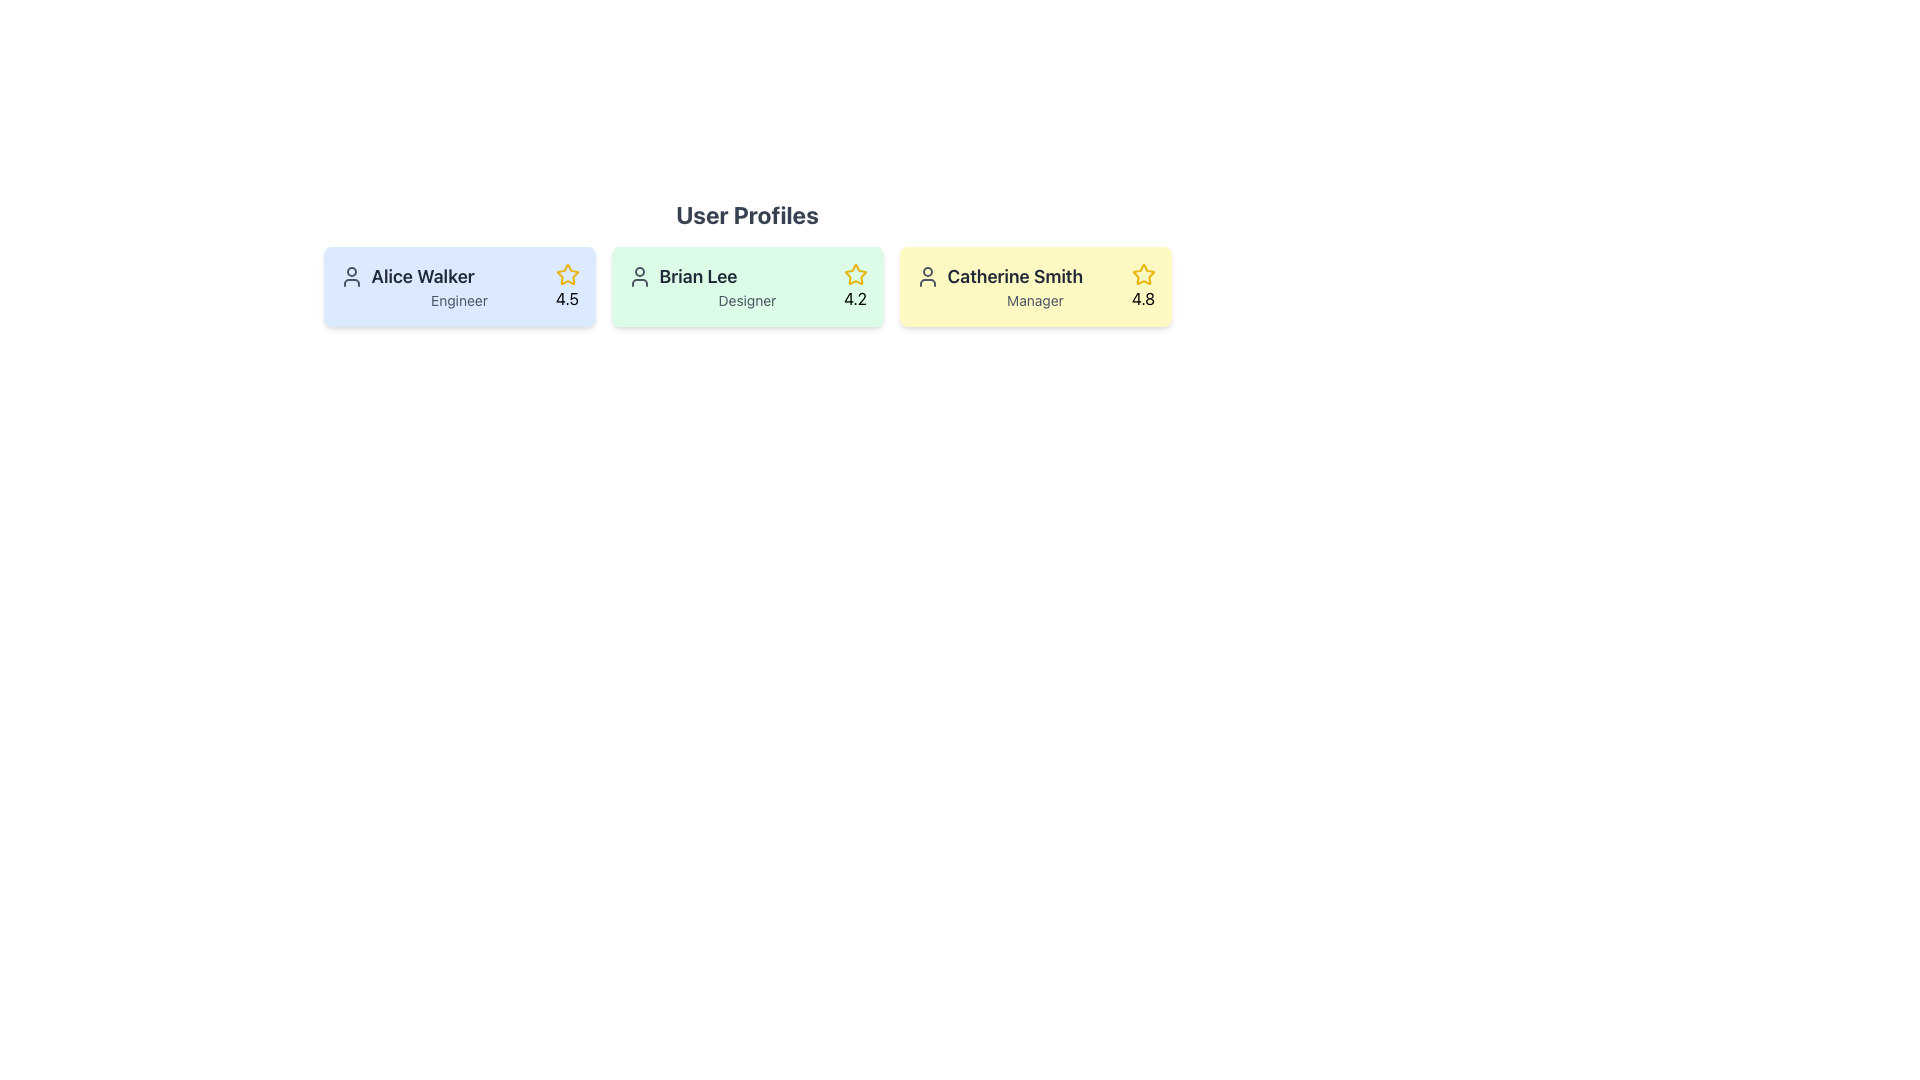 The image size is (1920, 1080). Describe the element at coordinates (855, 274) in the screenshot. I see `the star icon representing the rating associated with the user 'Brian Lee', which indicates a score of 4.2, located at the top-right corner of the user card` at that location.